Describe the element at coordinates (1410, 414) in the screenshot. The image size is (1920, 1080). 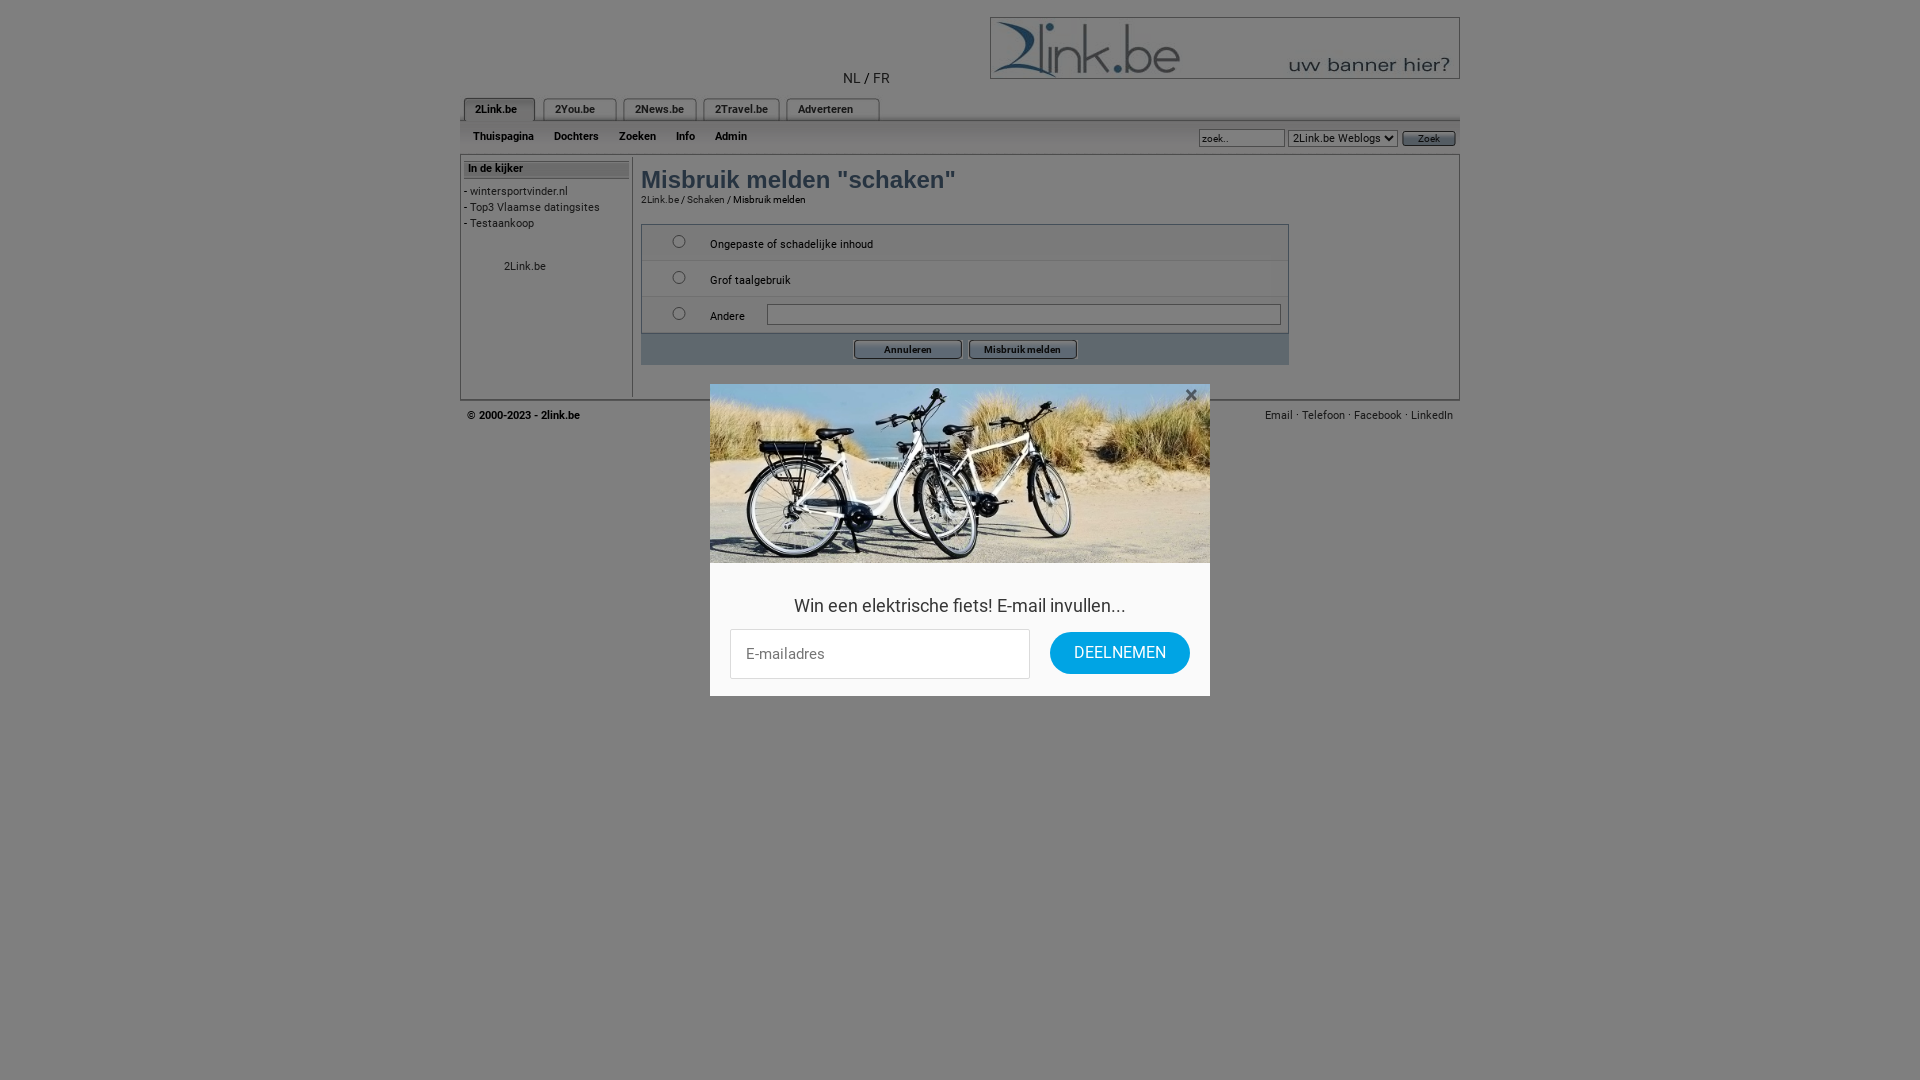
I see `'LinkedIn'` at that location.